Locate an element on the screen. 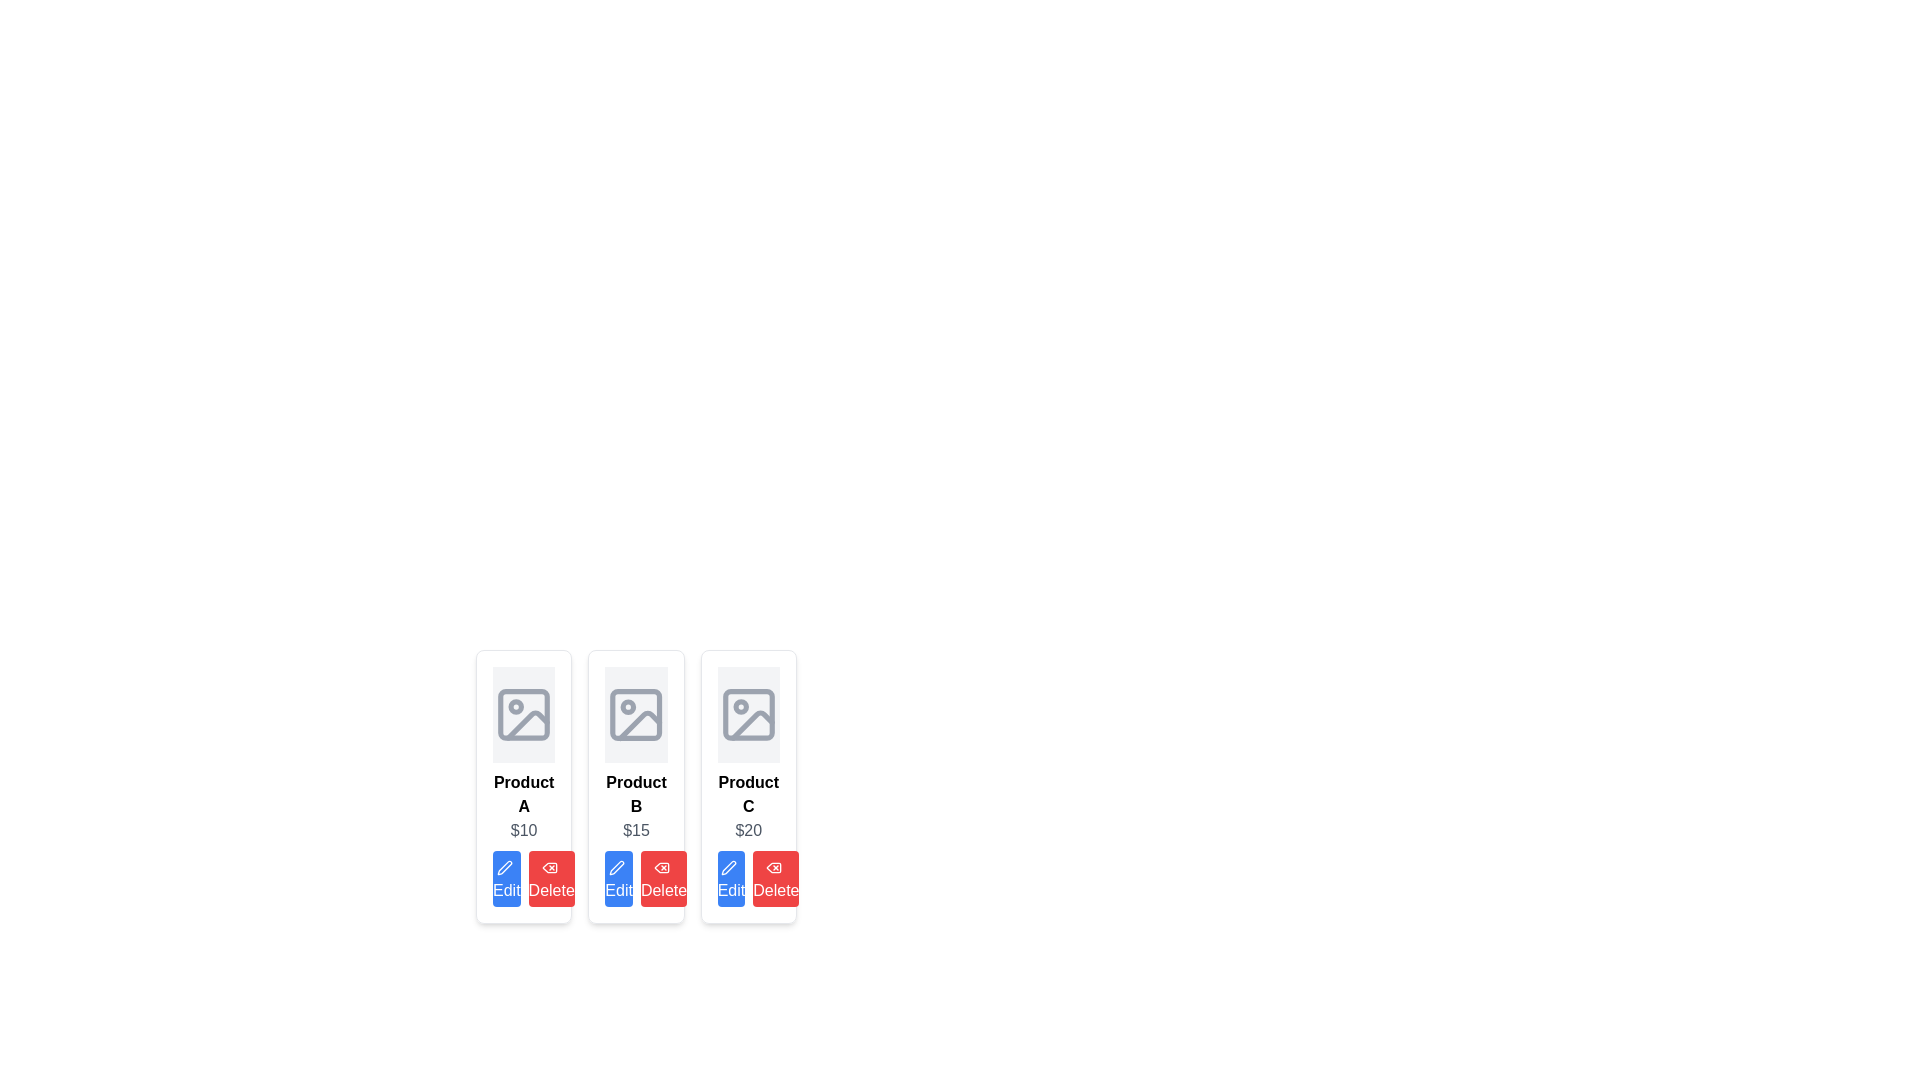 Image resolution: width=1920 pixels, height=1080 pixels. the text label that represents the product name, positioned under the placeholder image icon and above the '$10' price text is located at coordinates (524, 793).